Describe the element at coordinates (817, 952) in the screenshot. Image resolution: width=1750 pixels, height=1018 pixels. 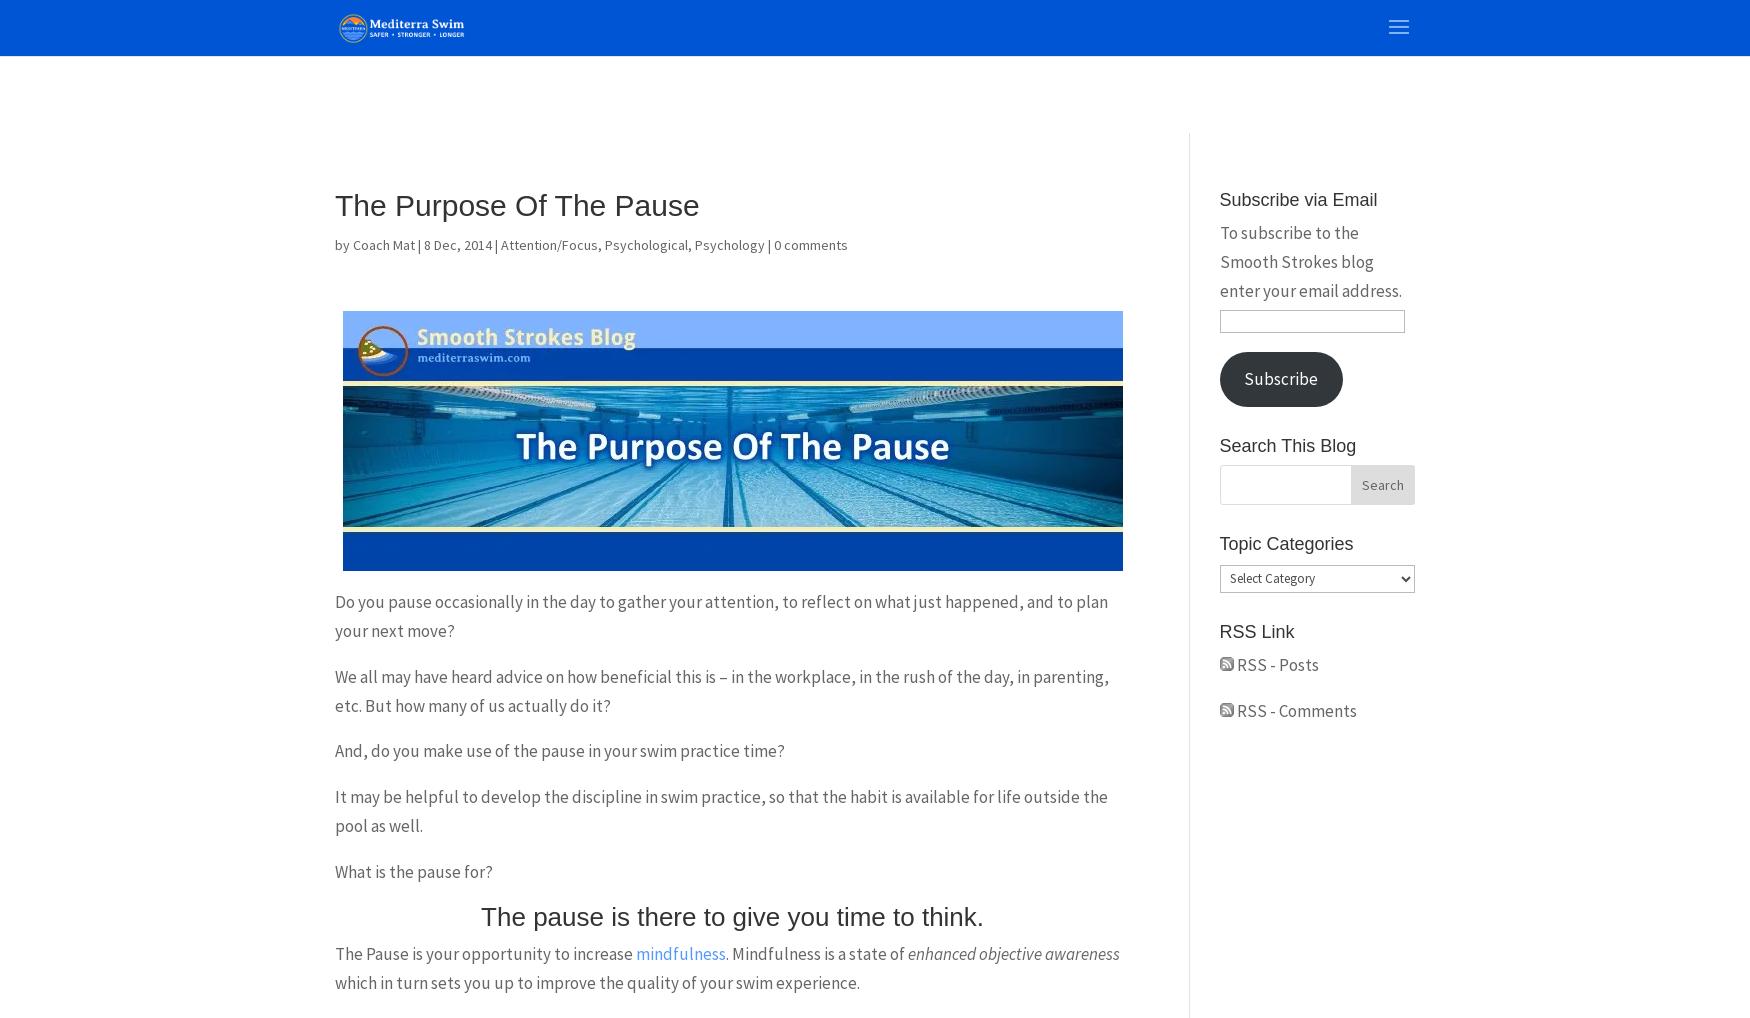
I see `'. Mindfulness is a state of'` at that location.